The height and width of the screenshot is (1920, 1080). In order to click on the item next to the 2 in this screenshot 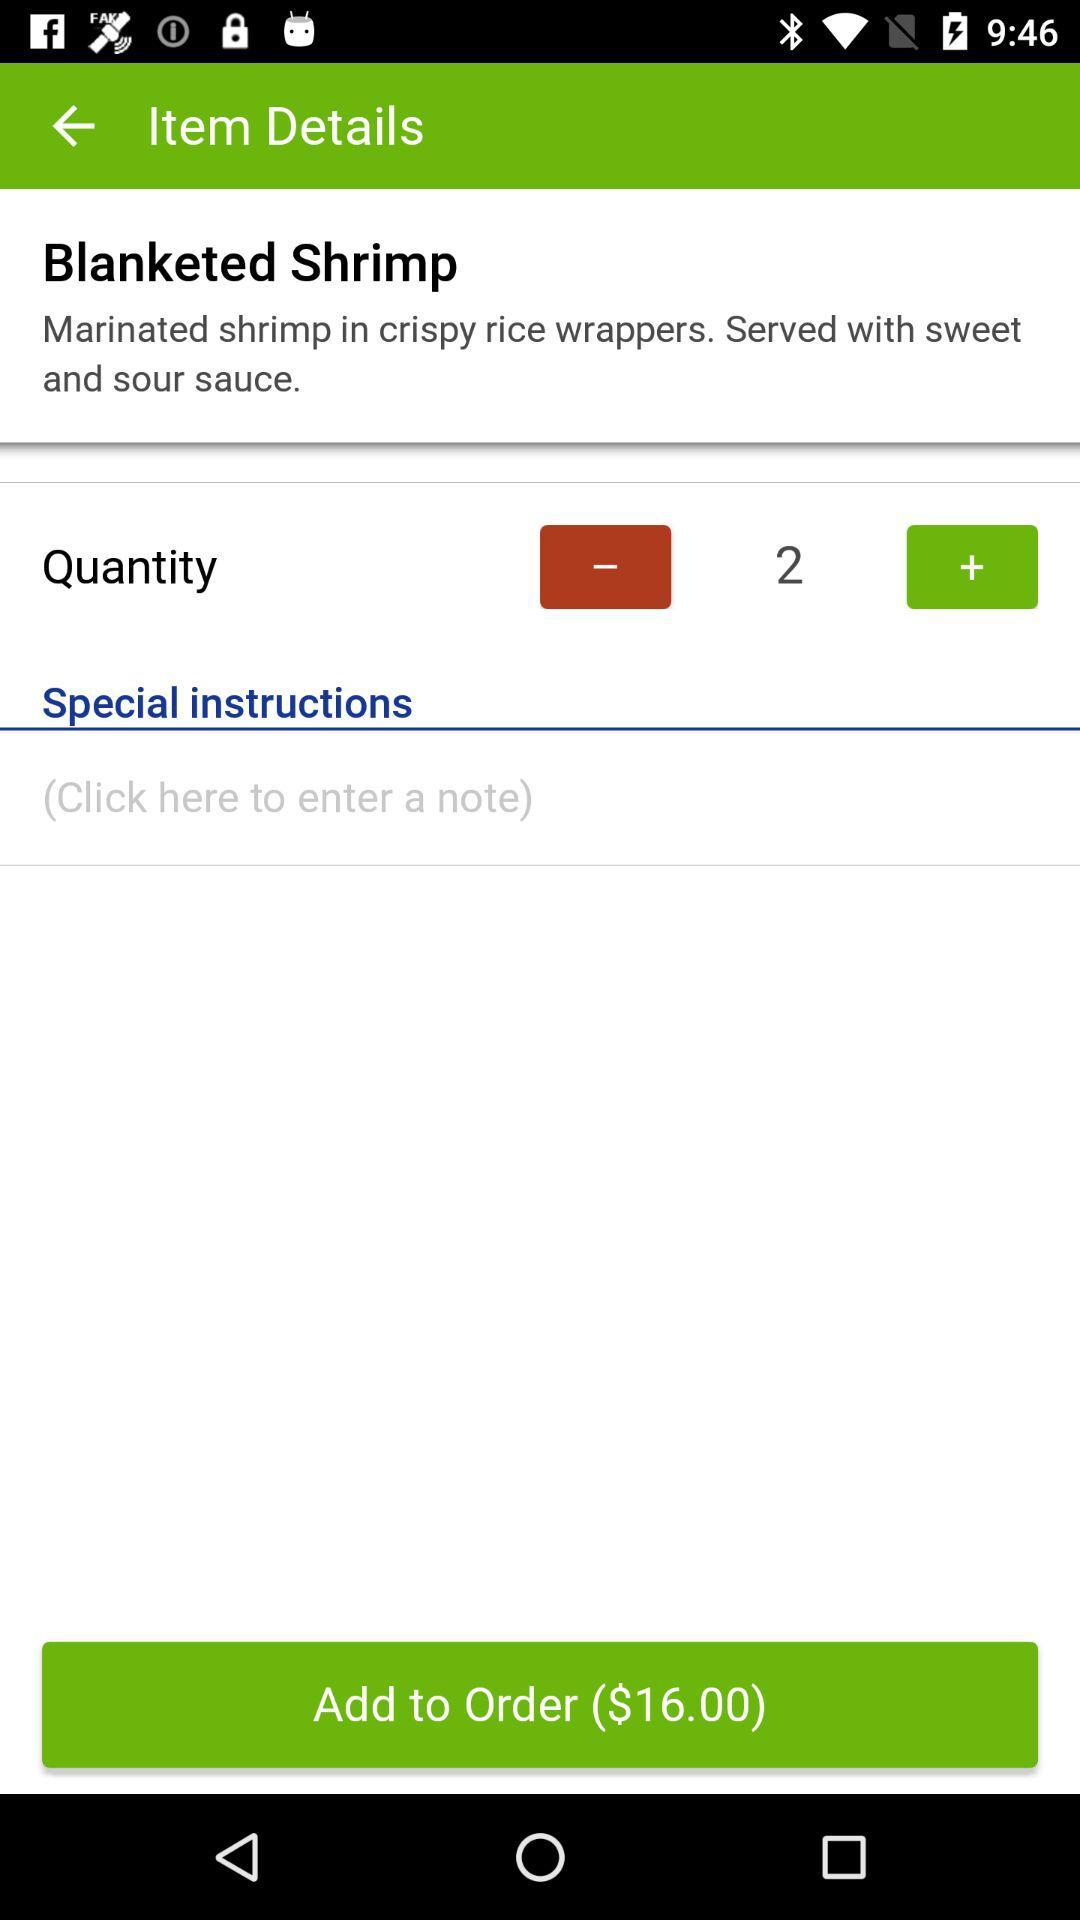, I will do `click(604, 565)`.